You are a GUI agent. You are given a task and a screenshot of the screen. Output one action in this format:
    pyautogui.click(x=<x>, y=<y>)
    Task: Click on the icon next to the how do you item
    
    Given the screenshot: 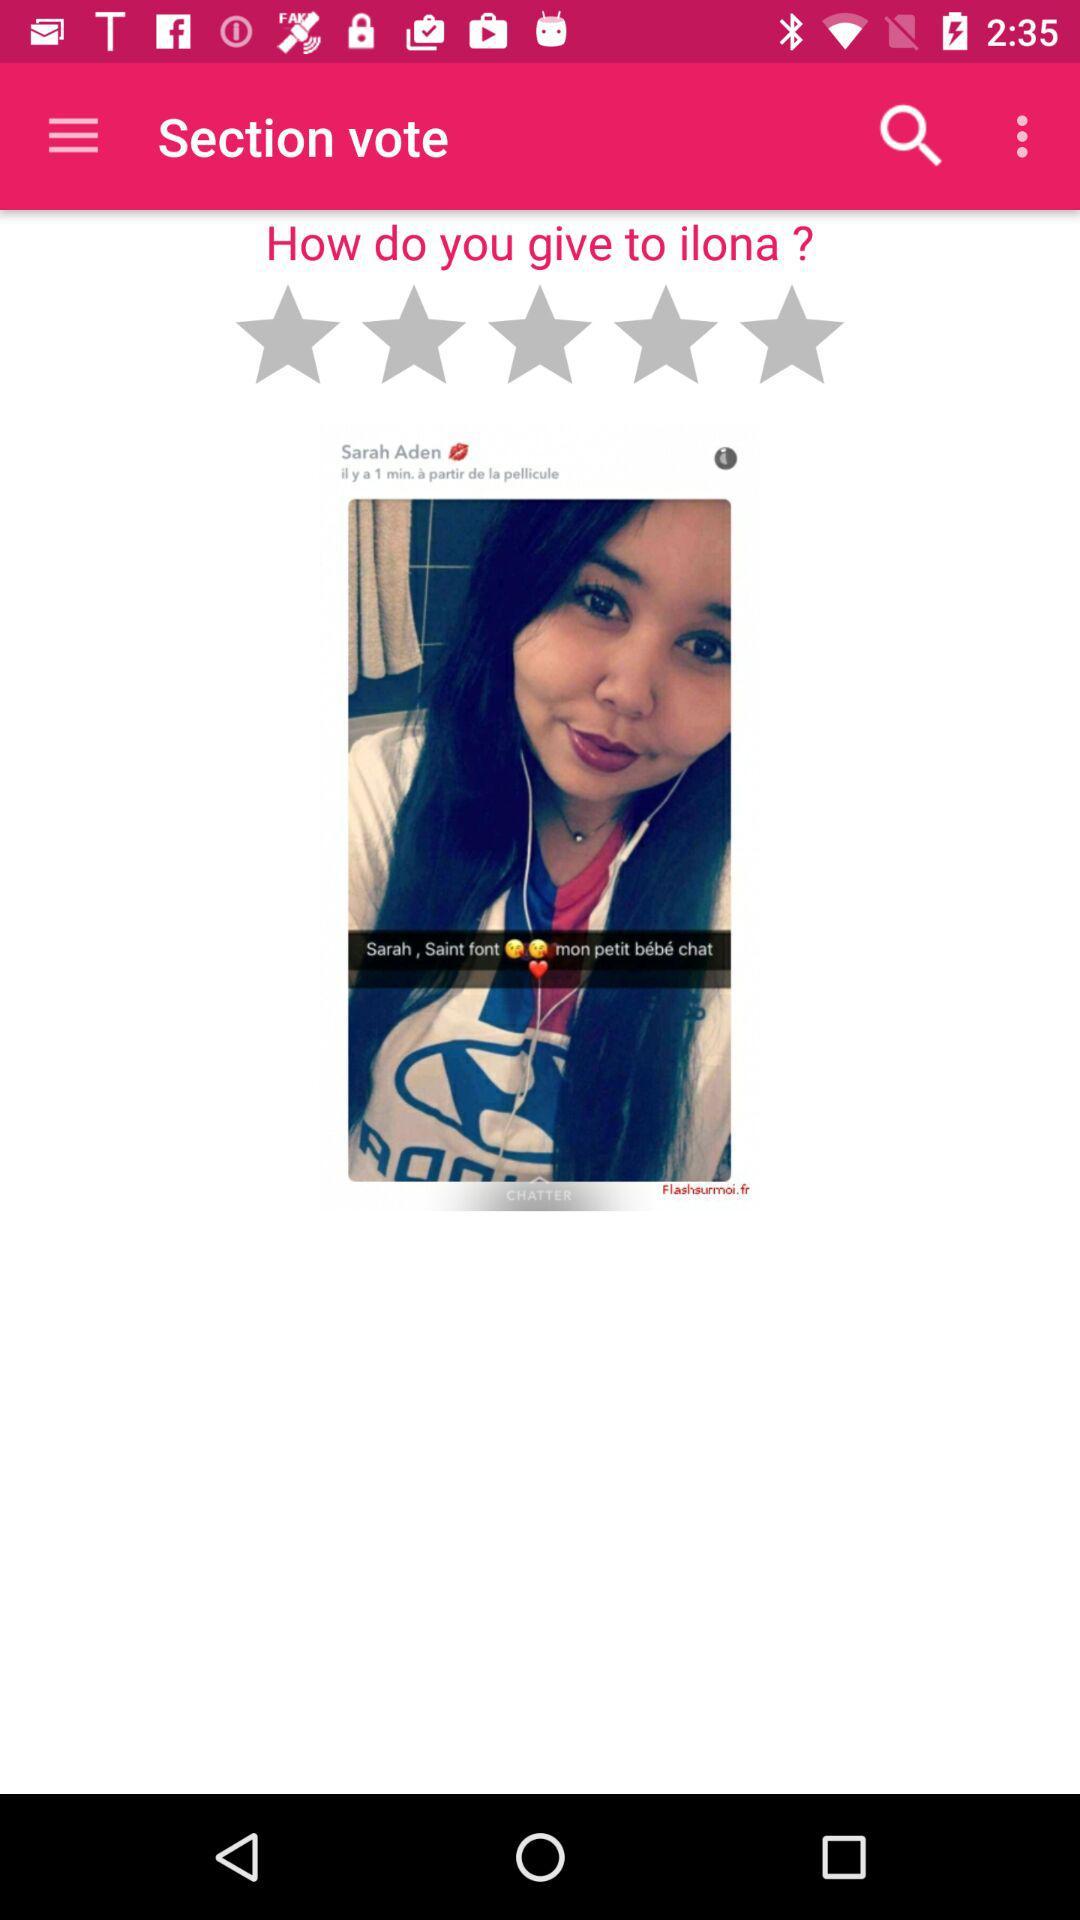 What is the action you would take?
    pyautogui.click(x=911, y=135)
    